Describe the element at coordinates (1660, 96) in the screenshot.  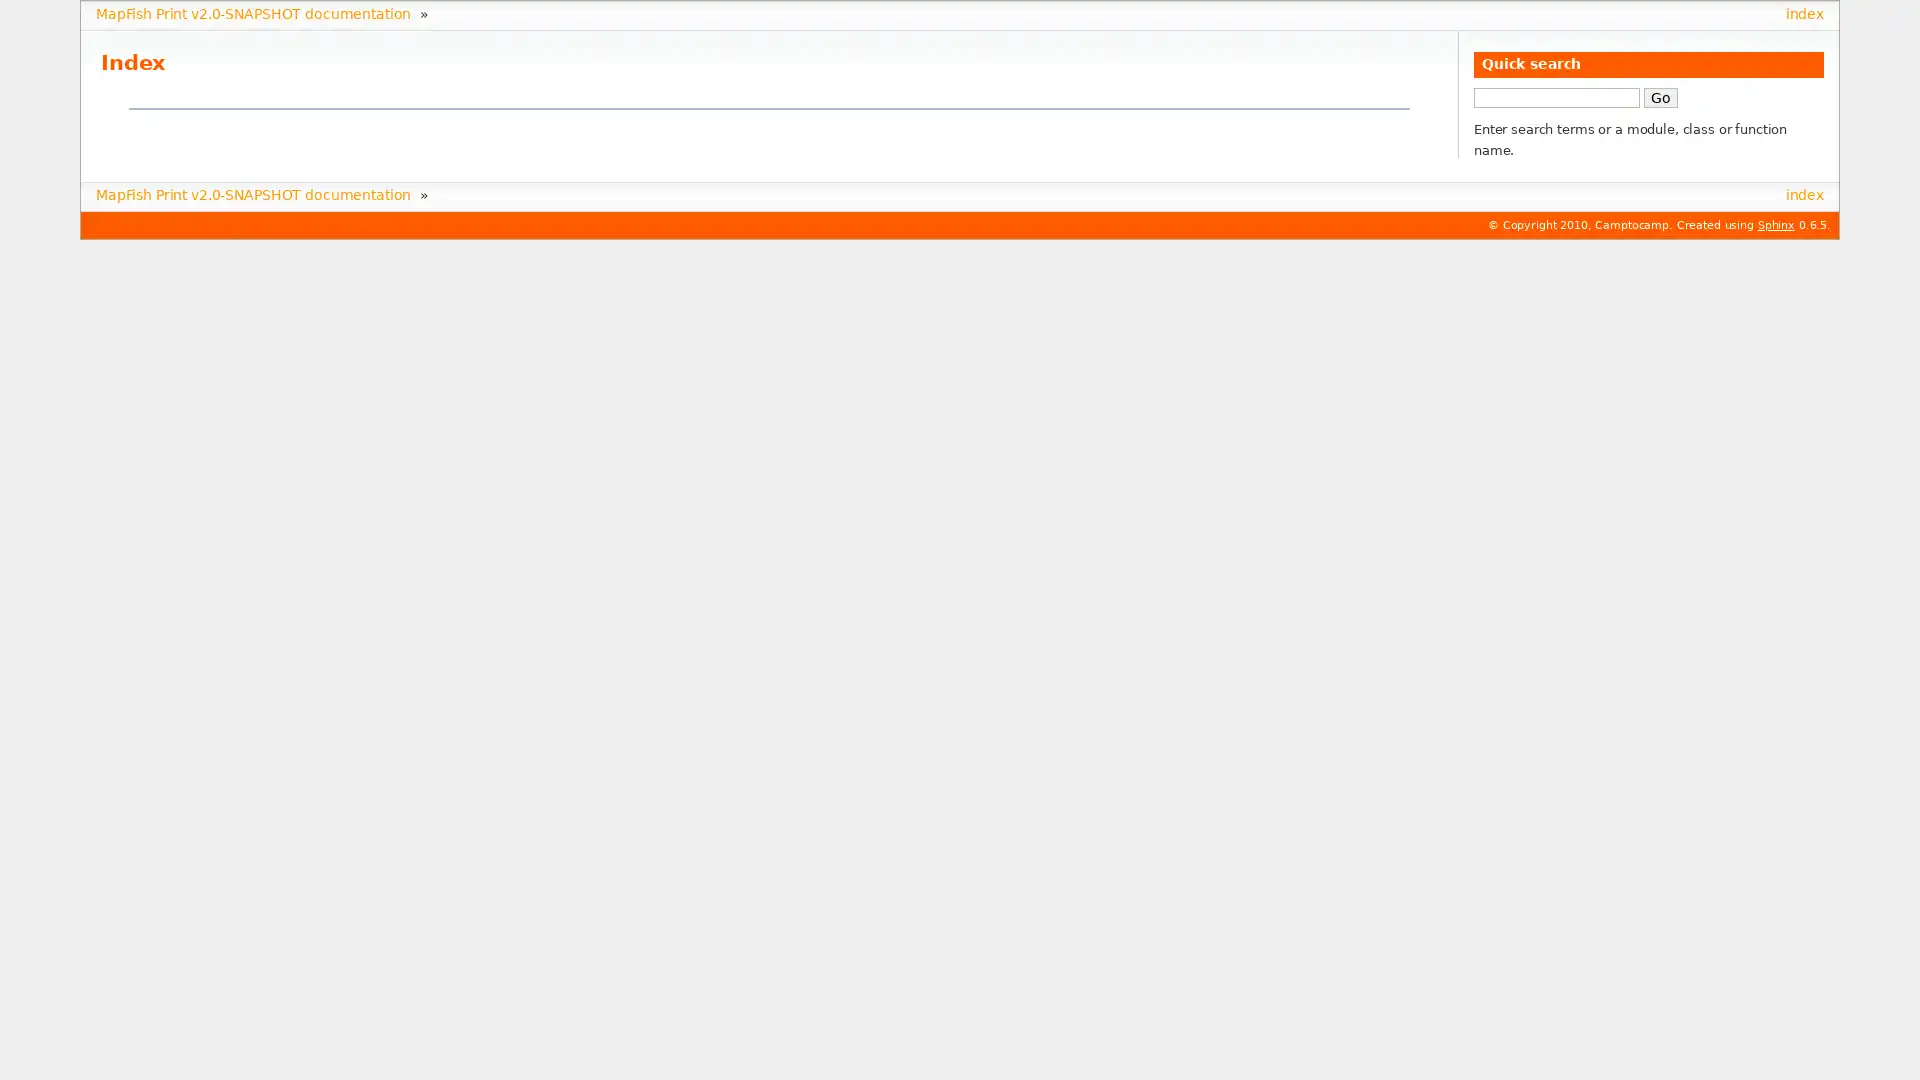
I see `Go` at that location.